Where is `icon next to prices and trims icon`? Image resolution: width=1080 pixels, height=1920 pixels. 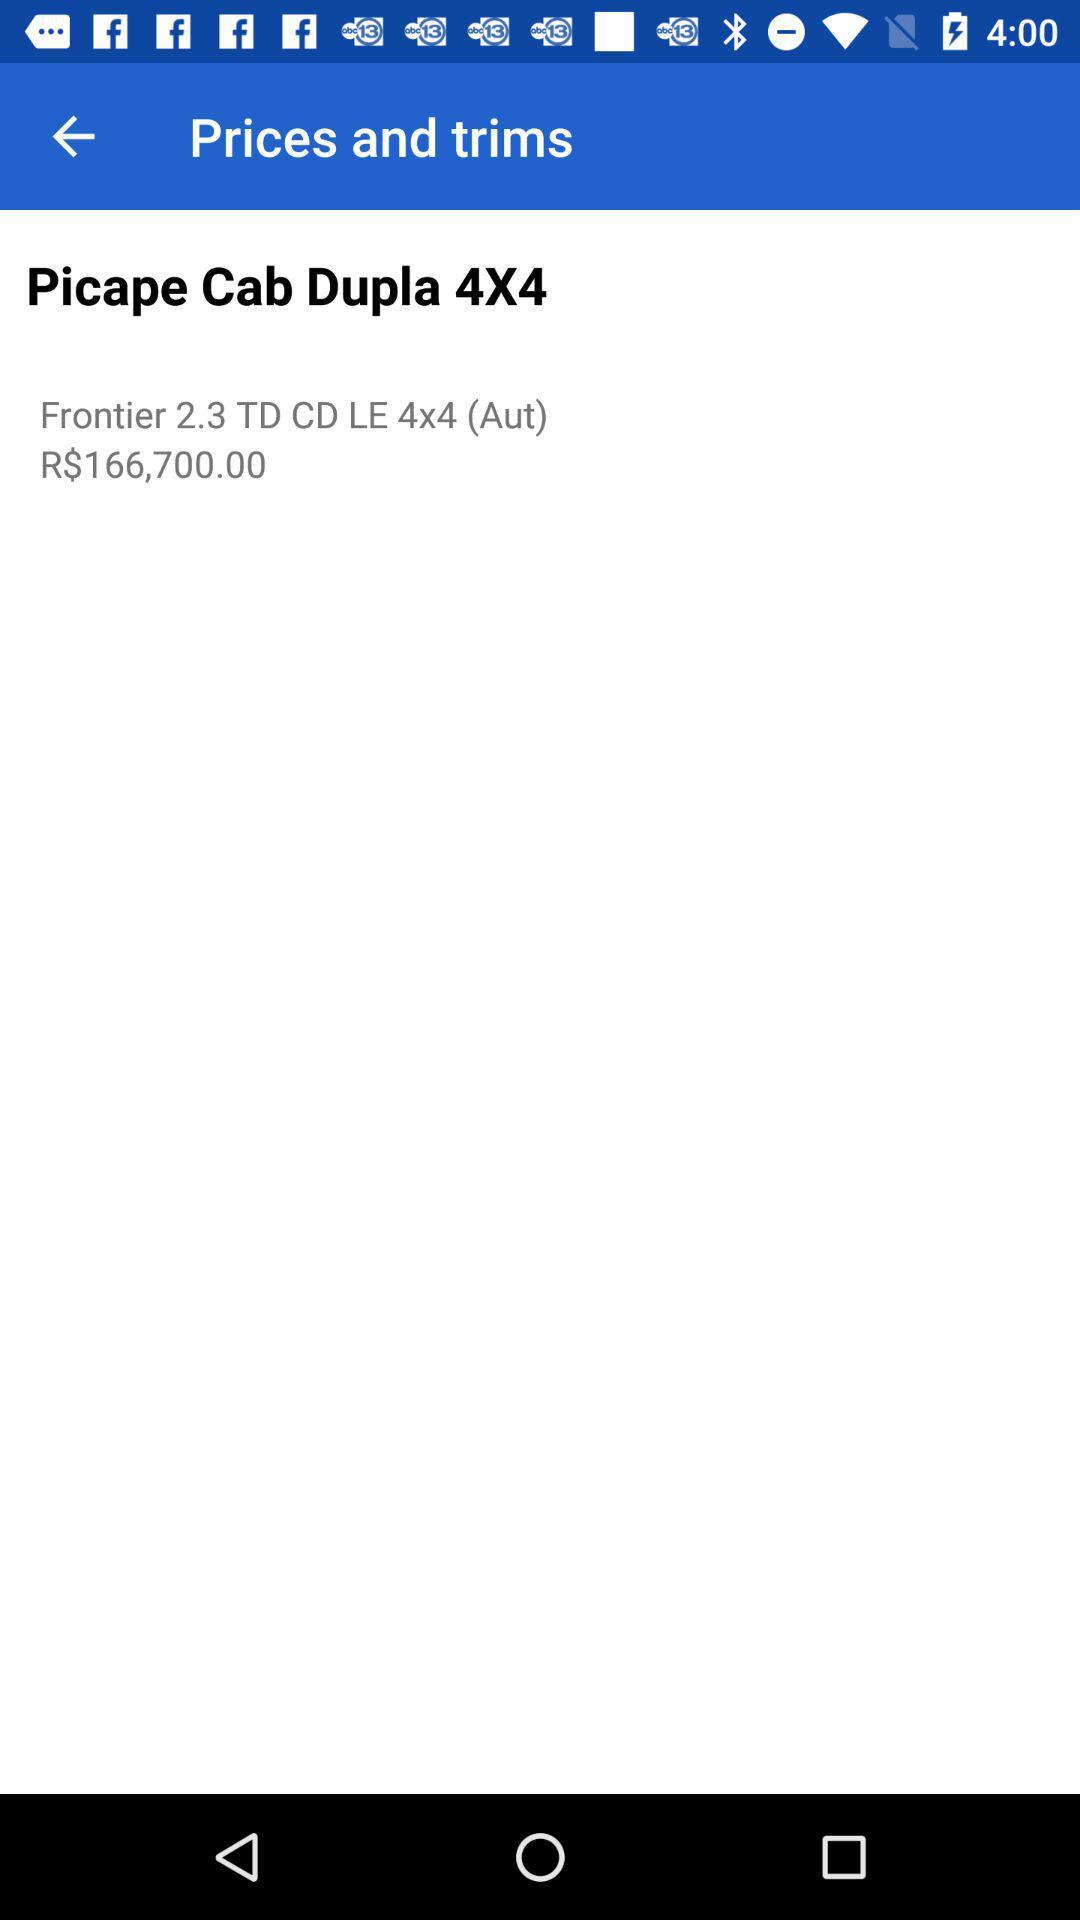
icon next to prices and trims icon is located at coordinates (72, 135).